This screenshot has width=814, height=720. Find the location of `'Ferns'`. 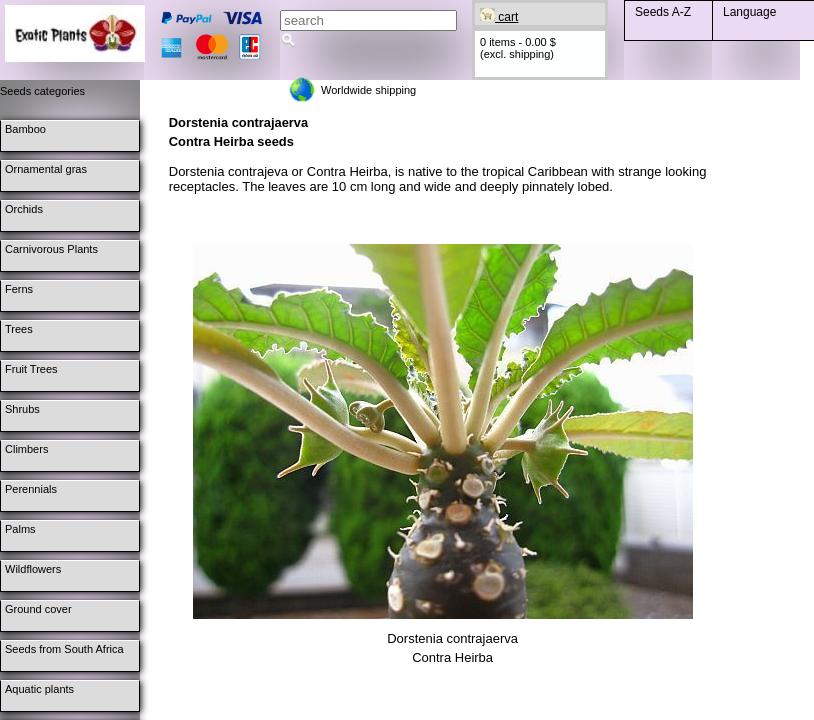

'Ferns' is located at coordinates (17, 289).